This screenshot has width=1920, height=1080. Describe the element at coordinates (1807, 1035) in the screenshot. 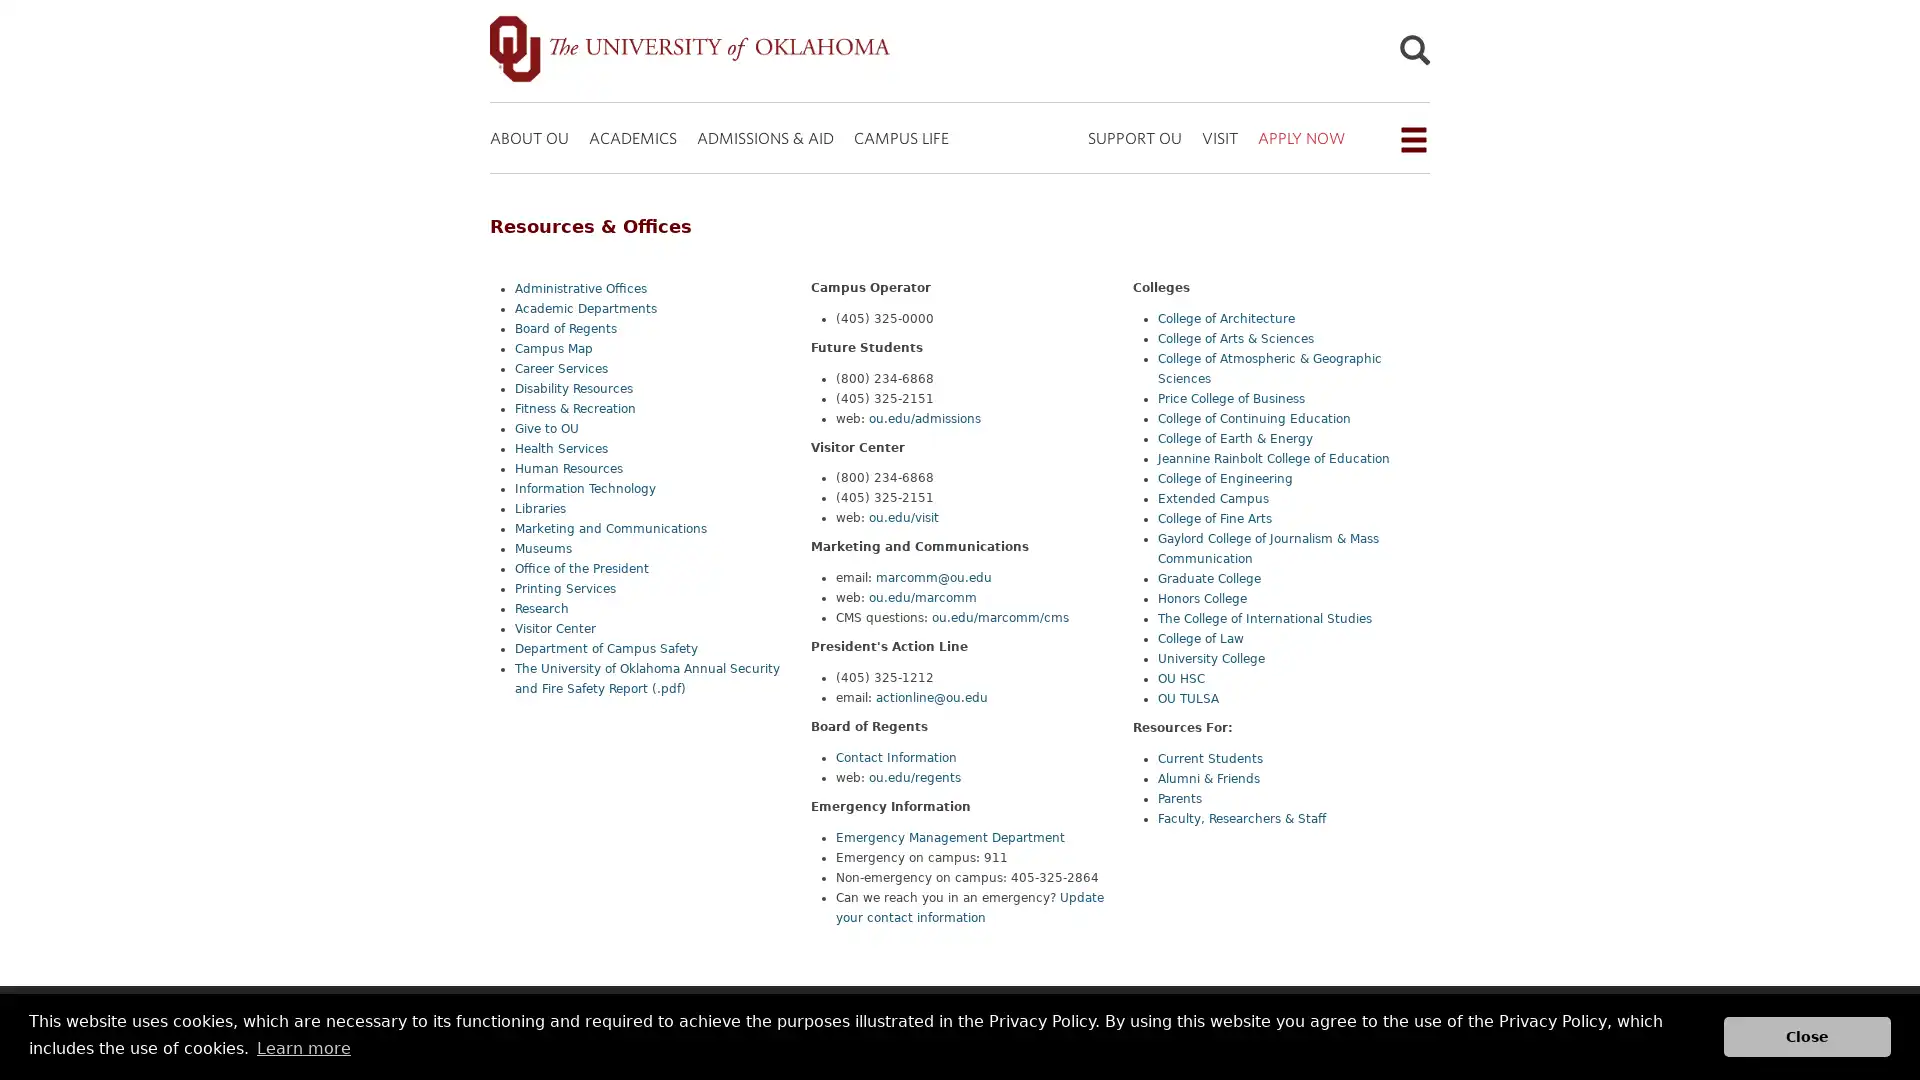

I see `dismiss cookie message` at that location.